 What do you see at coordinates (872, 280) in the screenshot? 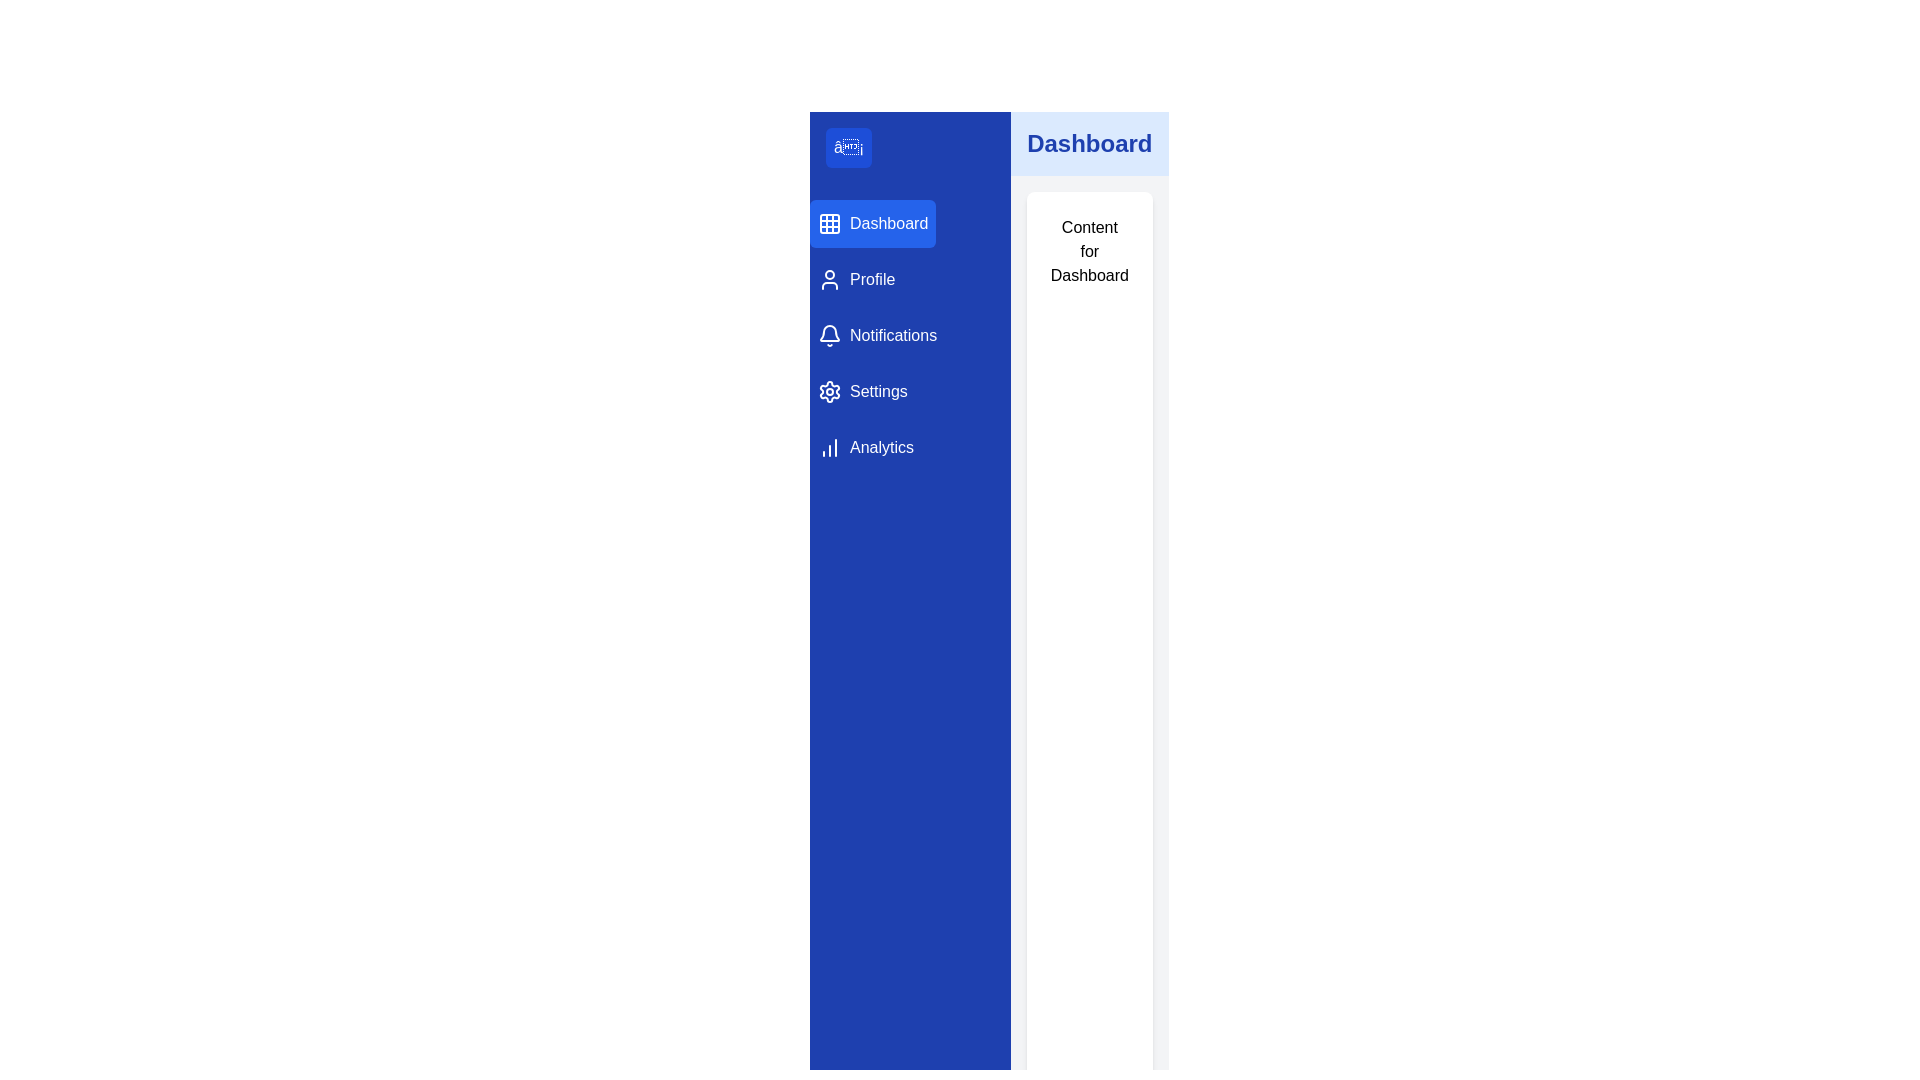
I see `the 'Profile' text label in the left sidebar navigation menu, which serves as the identifier for the user's profile section` at bounding box center [872, 280].